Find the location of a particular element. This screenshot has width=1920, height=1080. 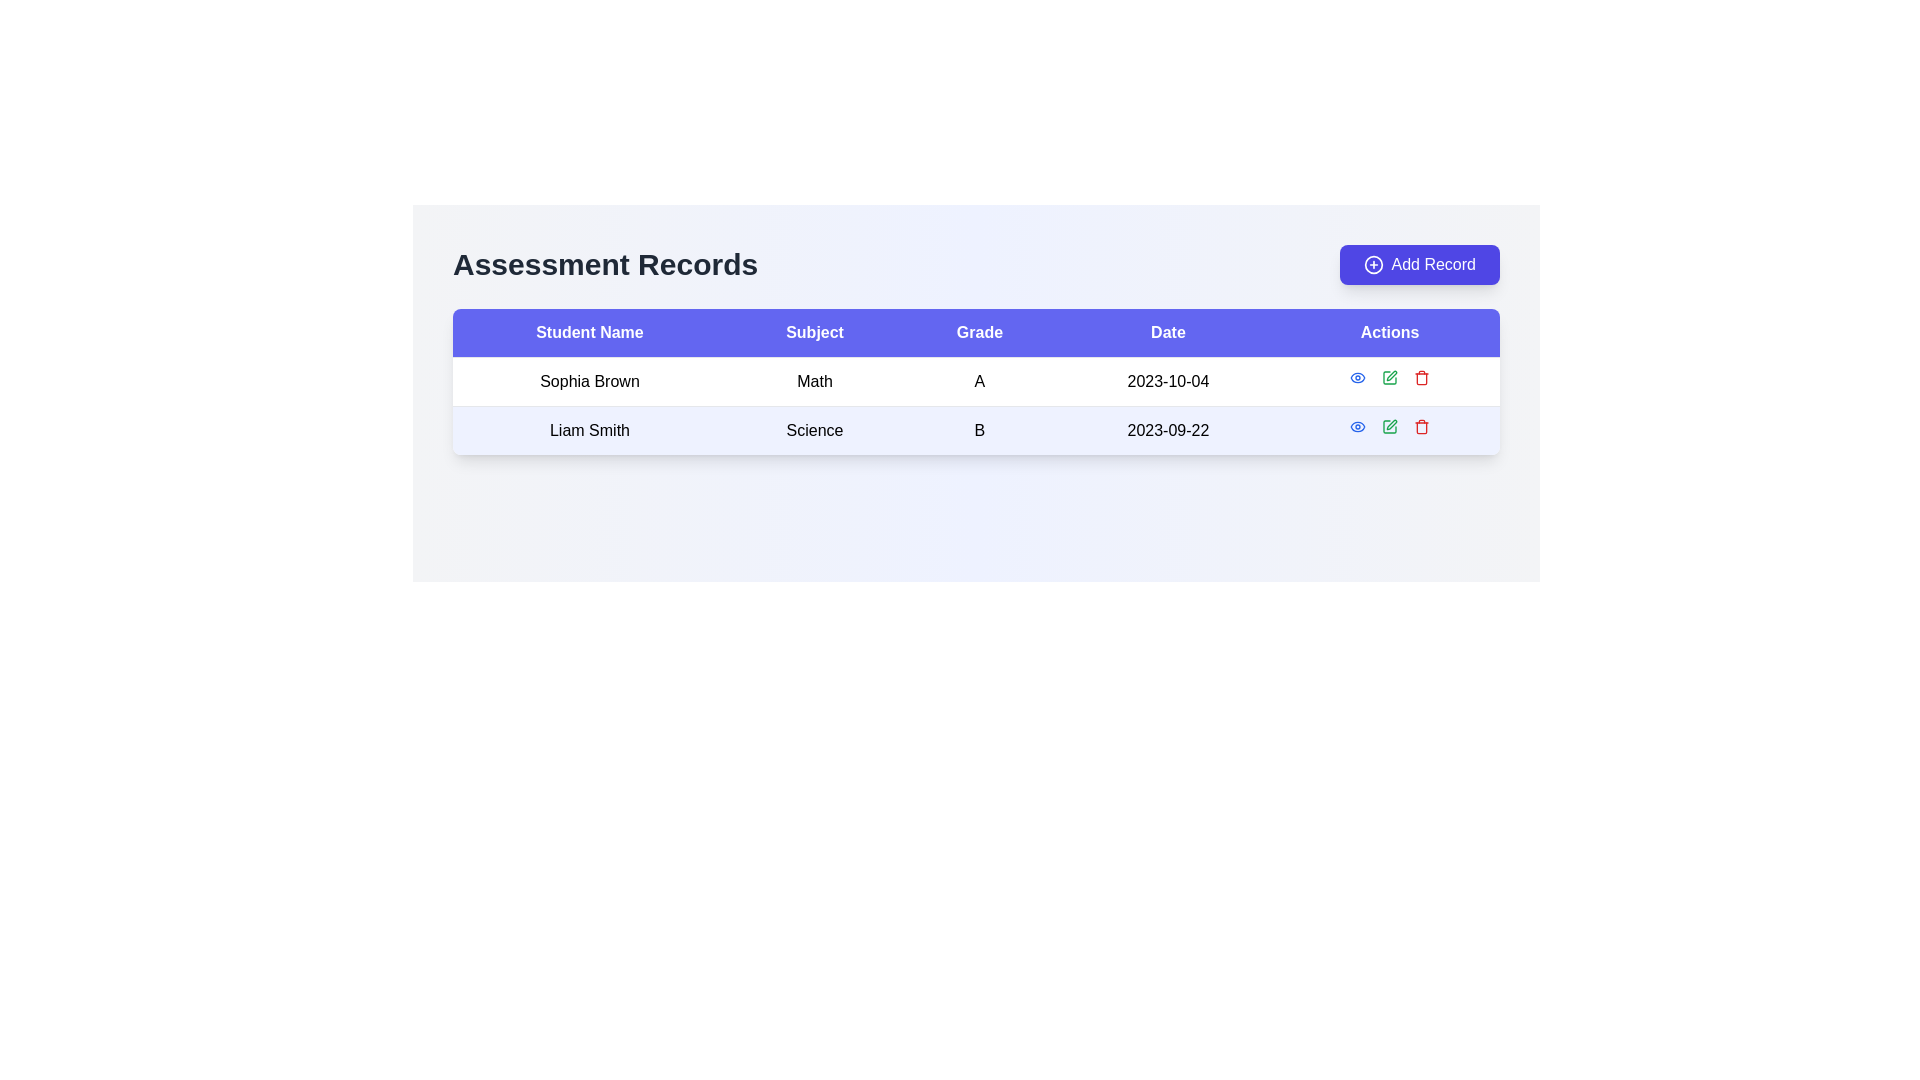

the Table Header that specifies the column containing date values, which is the fourth header in the row of headers preceded by 'Student Name', 'Subject', and 'Grade' is located at coordinates (1168, 332).